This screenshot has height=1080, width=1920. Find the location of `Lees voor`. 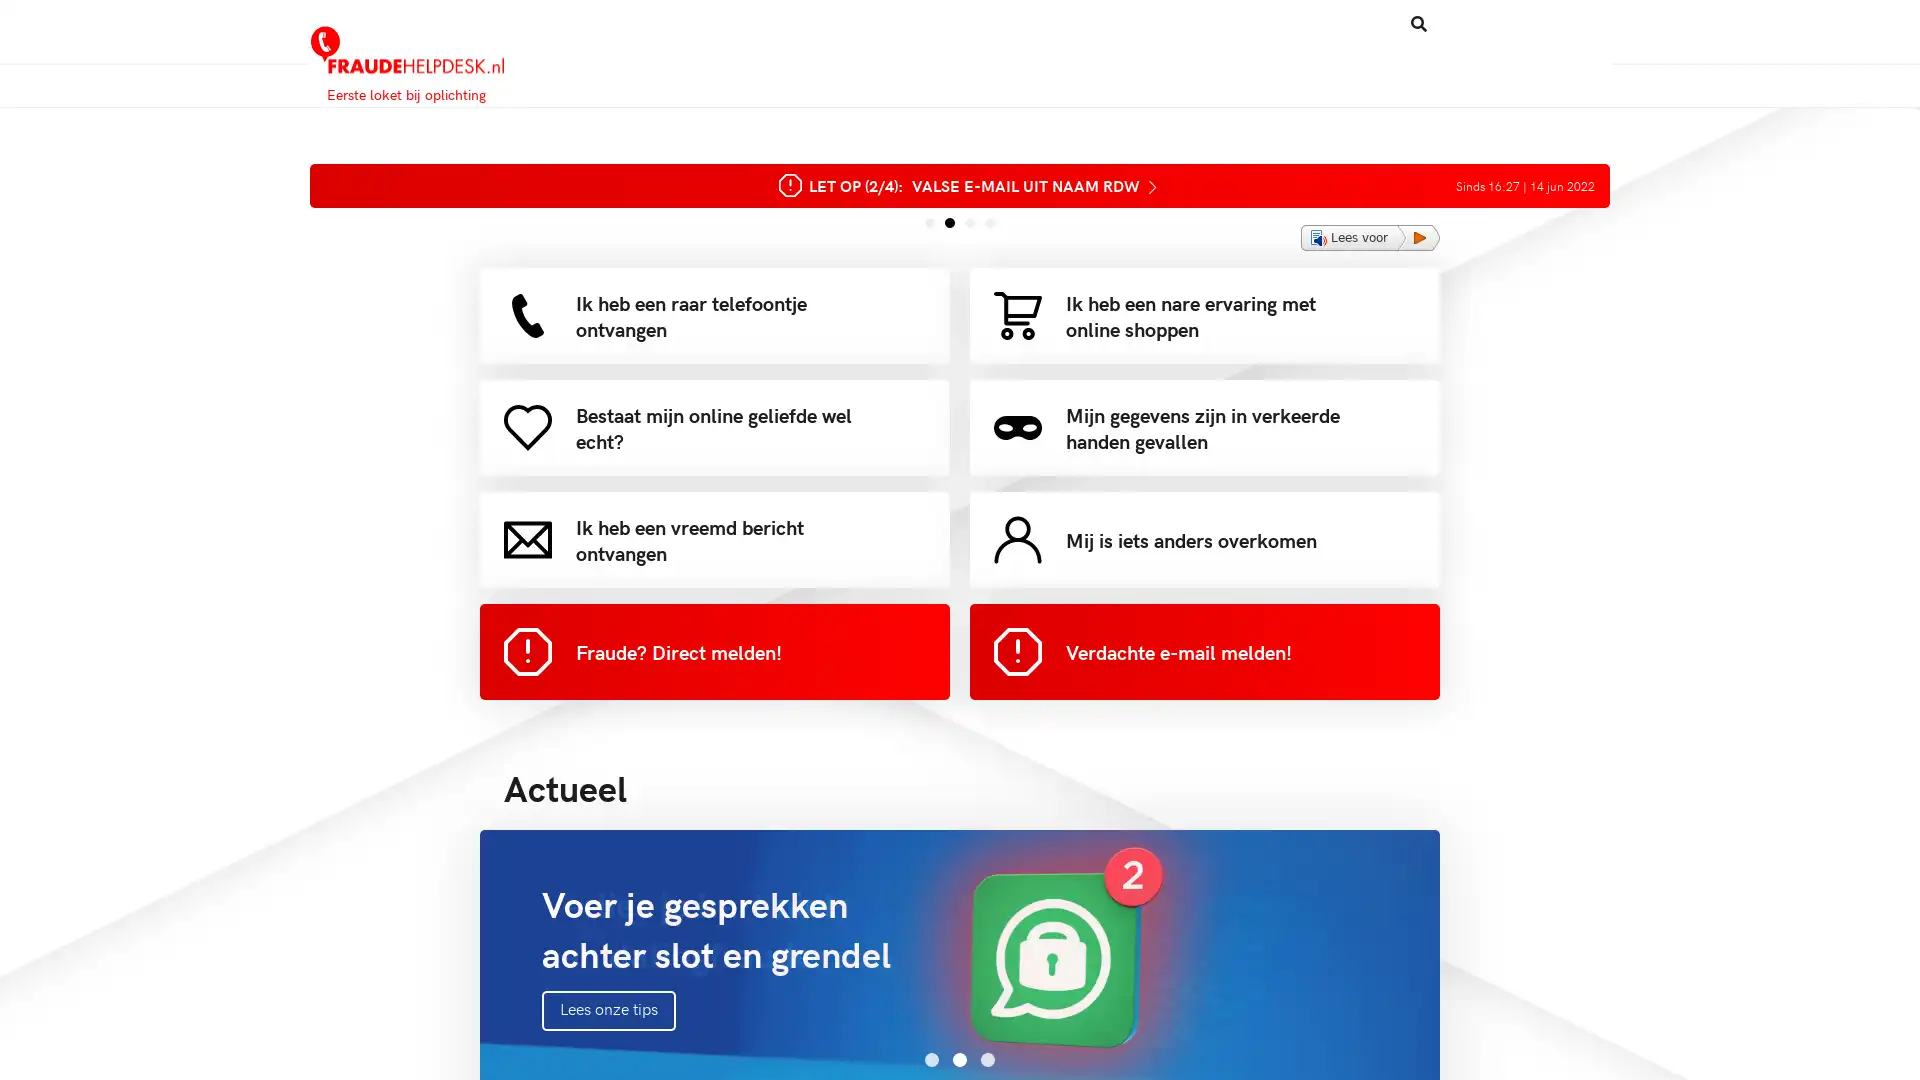

Lees voor is located at coordinates (1369, 237).